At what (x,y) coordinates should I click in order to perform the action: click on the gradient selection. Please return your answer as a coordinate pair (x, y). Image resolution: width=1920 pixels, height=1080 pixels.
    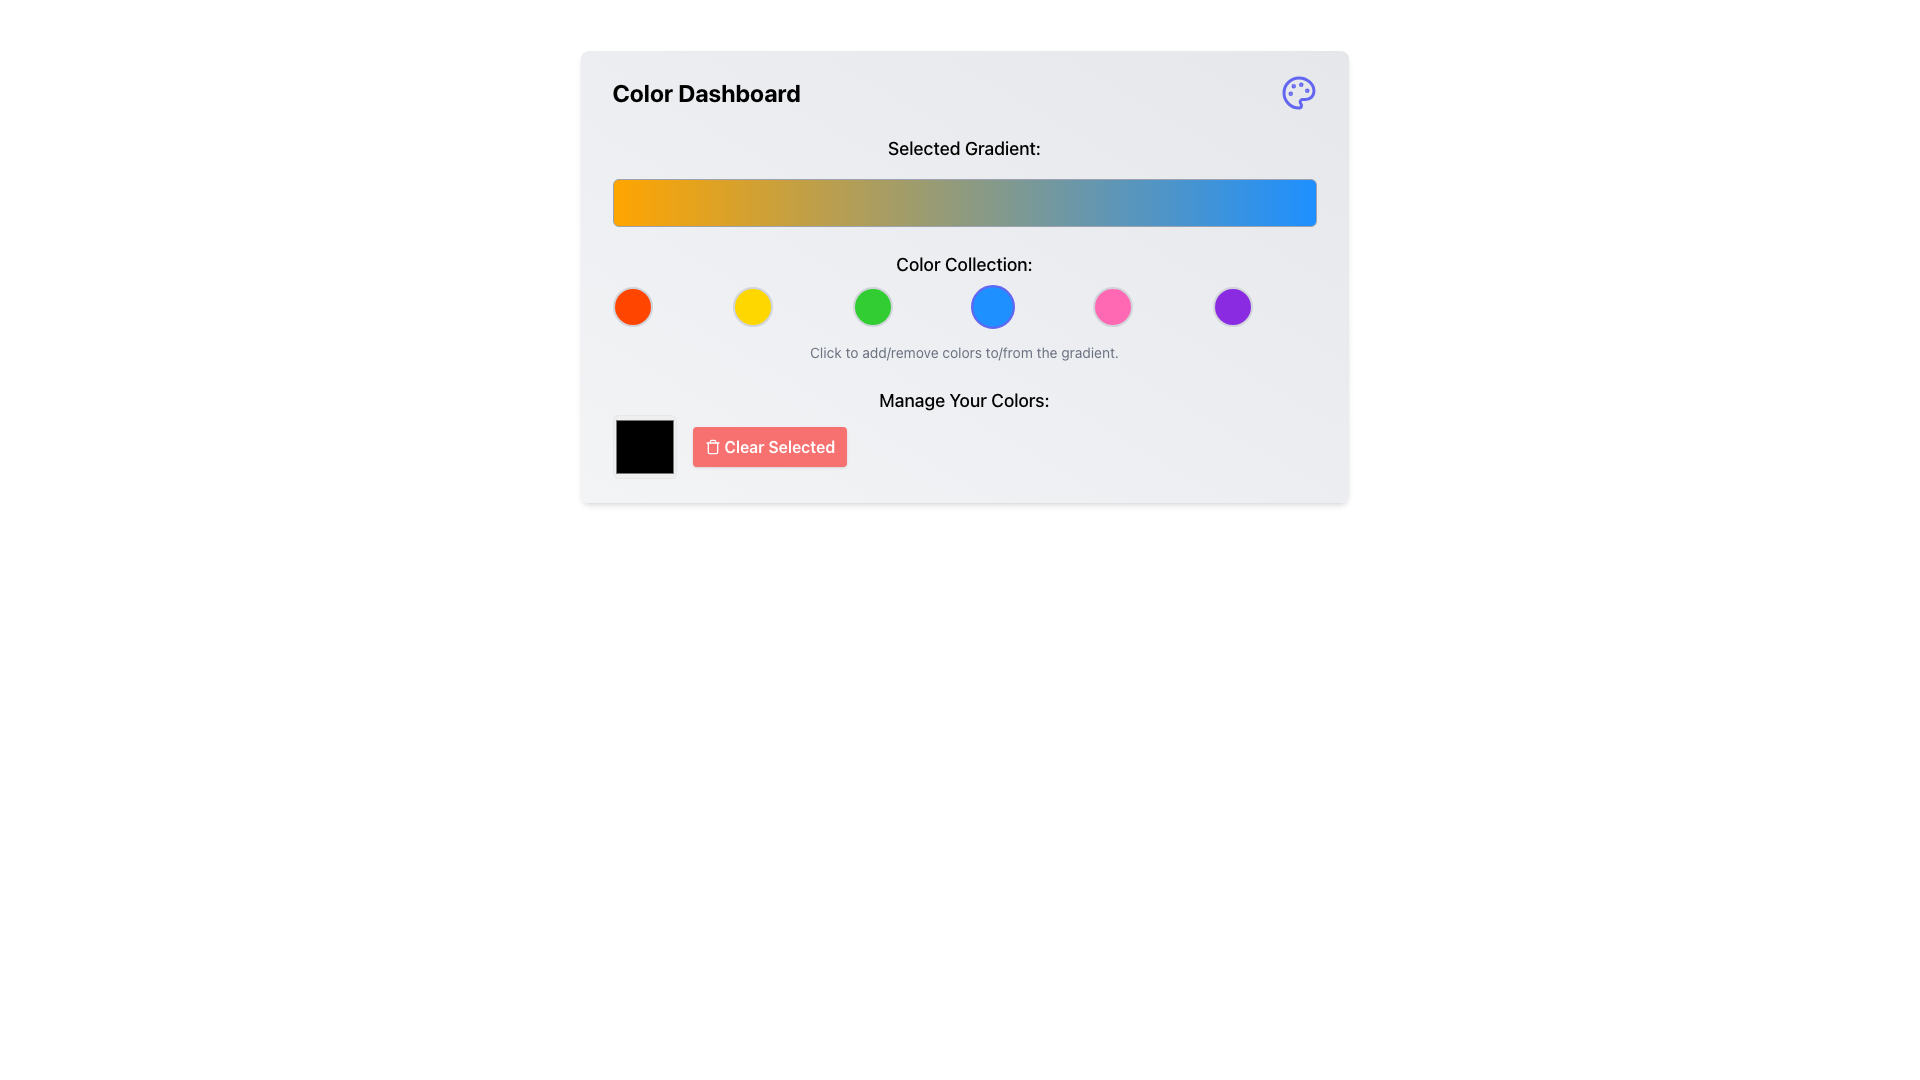
    Looking at the image, I should click on (710, 203).